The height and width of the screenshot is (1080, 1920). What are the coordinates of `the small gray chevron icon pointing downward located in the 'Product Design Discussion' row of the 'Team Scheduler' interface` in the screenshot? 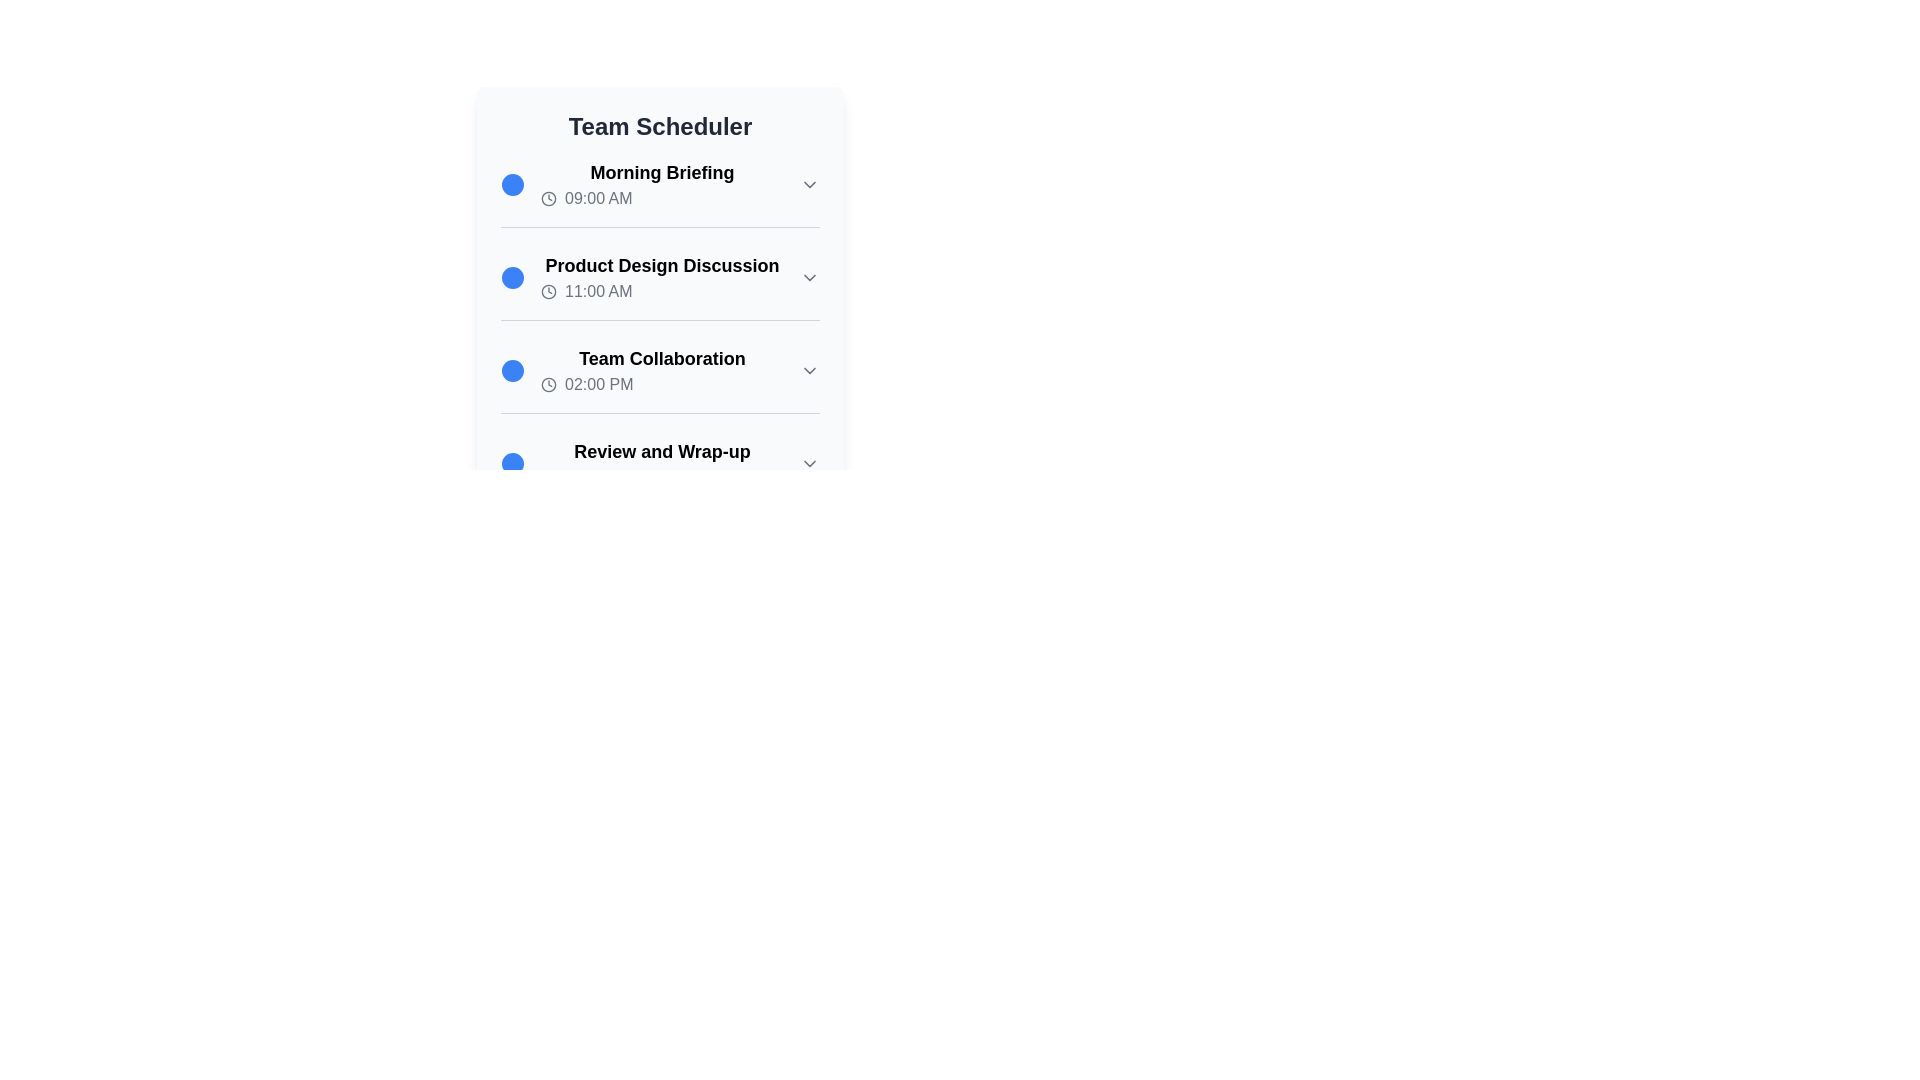 It's located at (810, 277).